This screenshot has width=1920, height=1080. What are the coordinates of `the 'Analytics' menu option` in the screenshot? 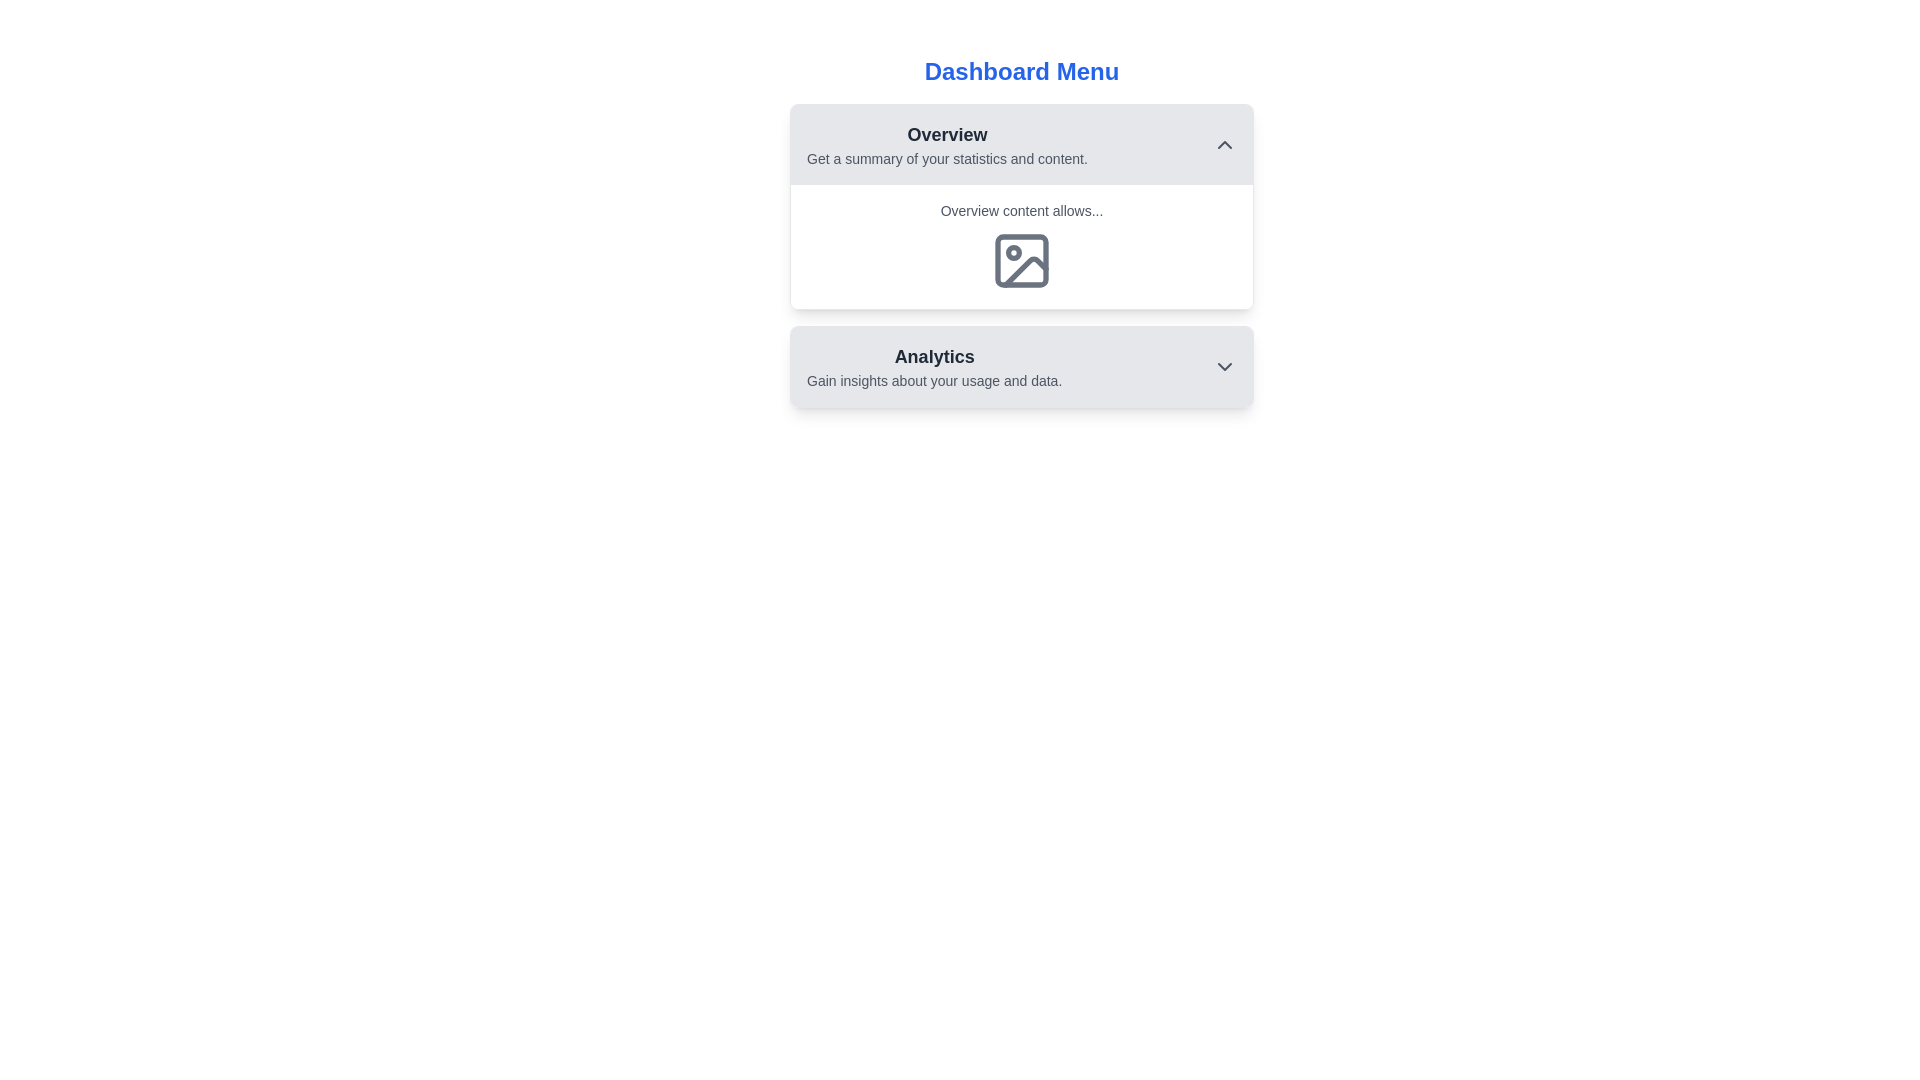 It's located at (1022, 366).